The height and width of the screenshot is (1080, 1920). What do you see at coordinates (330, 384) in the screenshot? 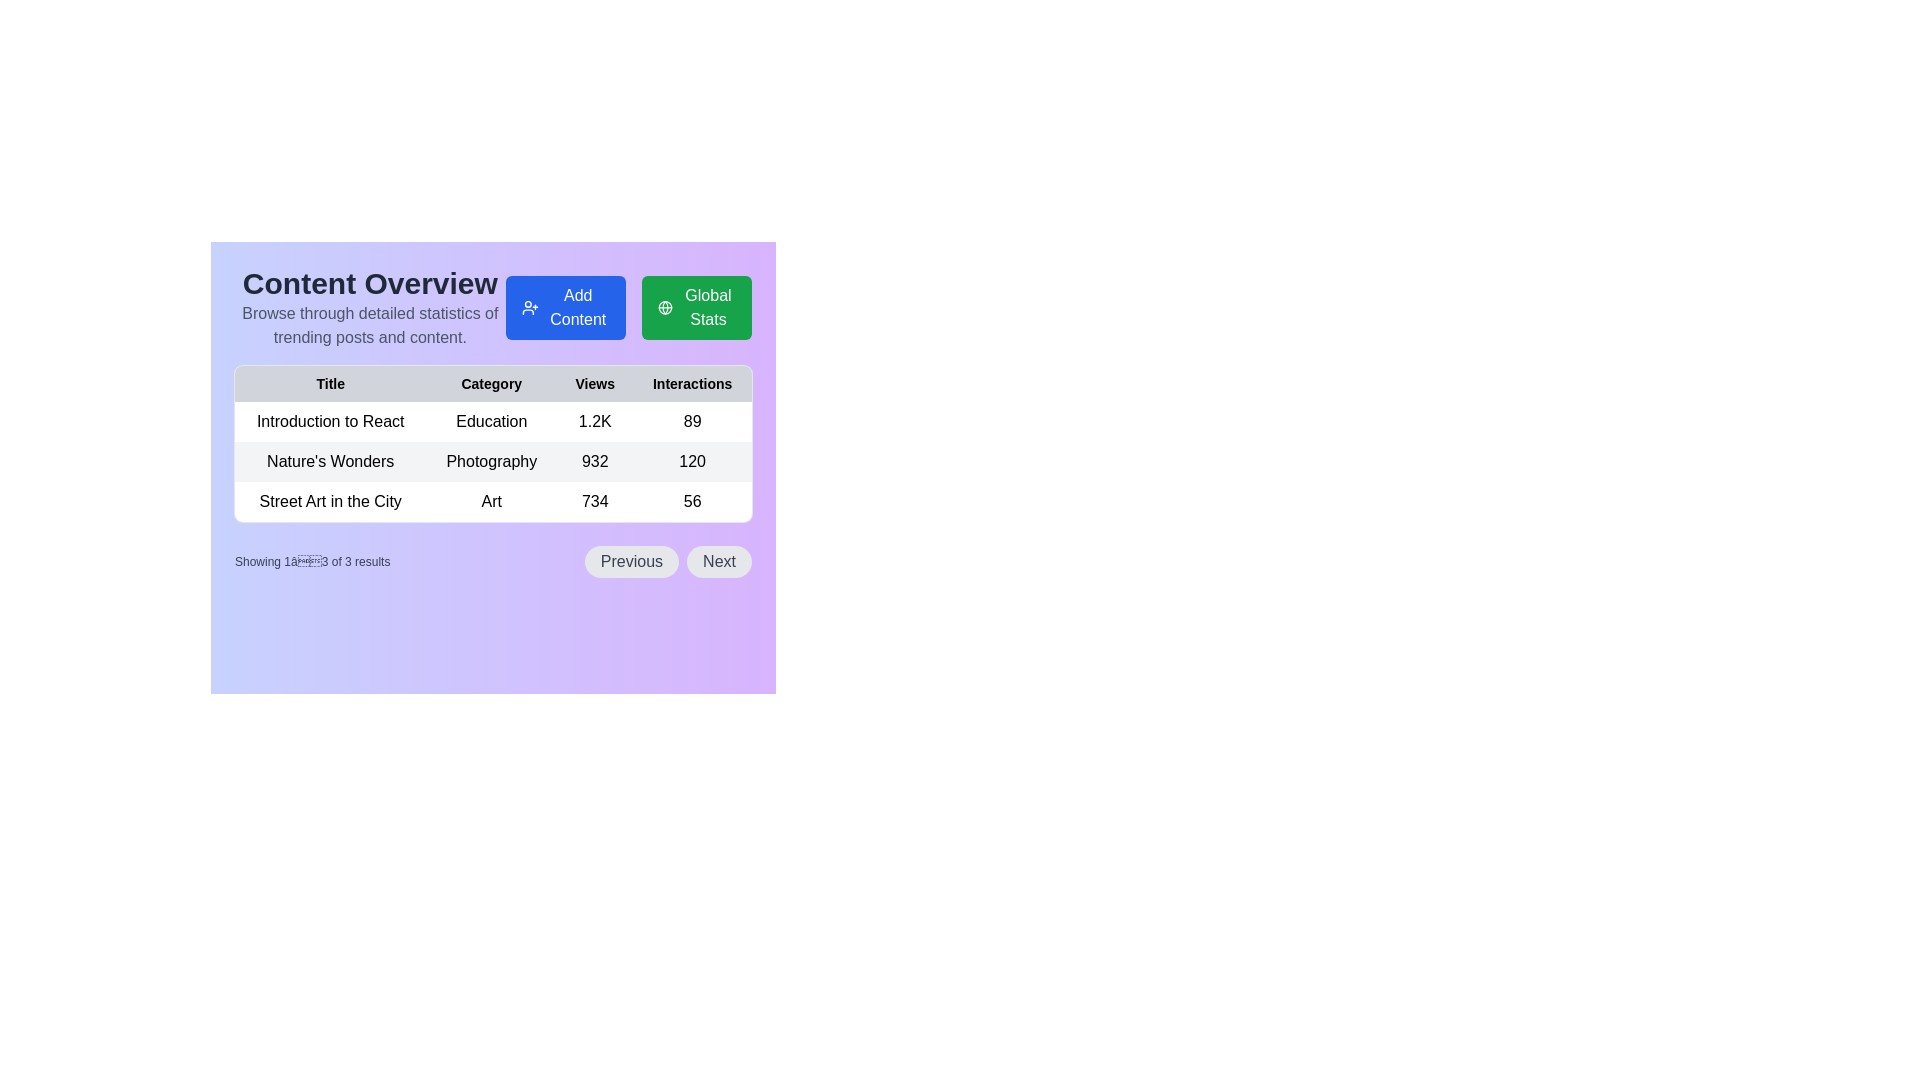
I see `the Table Header Cell that displays the word 'Title' in bold, located in the first column of the header row of a table` at bounding box center [330, 384].